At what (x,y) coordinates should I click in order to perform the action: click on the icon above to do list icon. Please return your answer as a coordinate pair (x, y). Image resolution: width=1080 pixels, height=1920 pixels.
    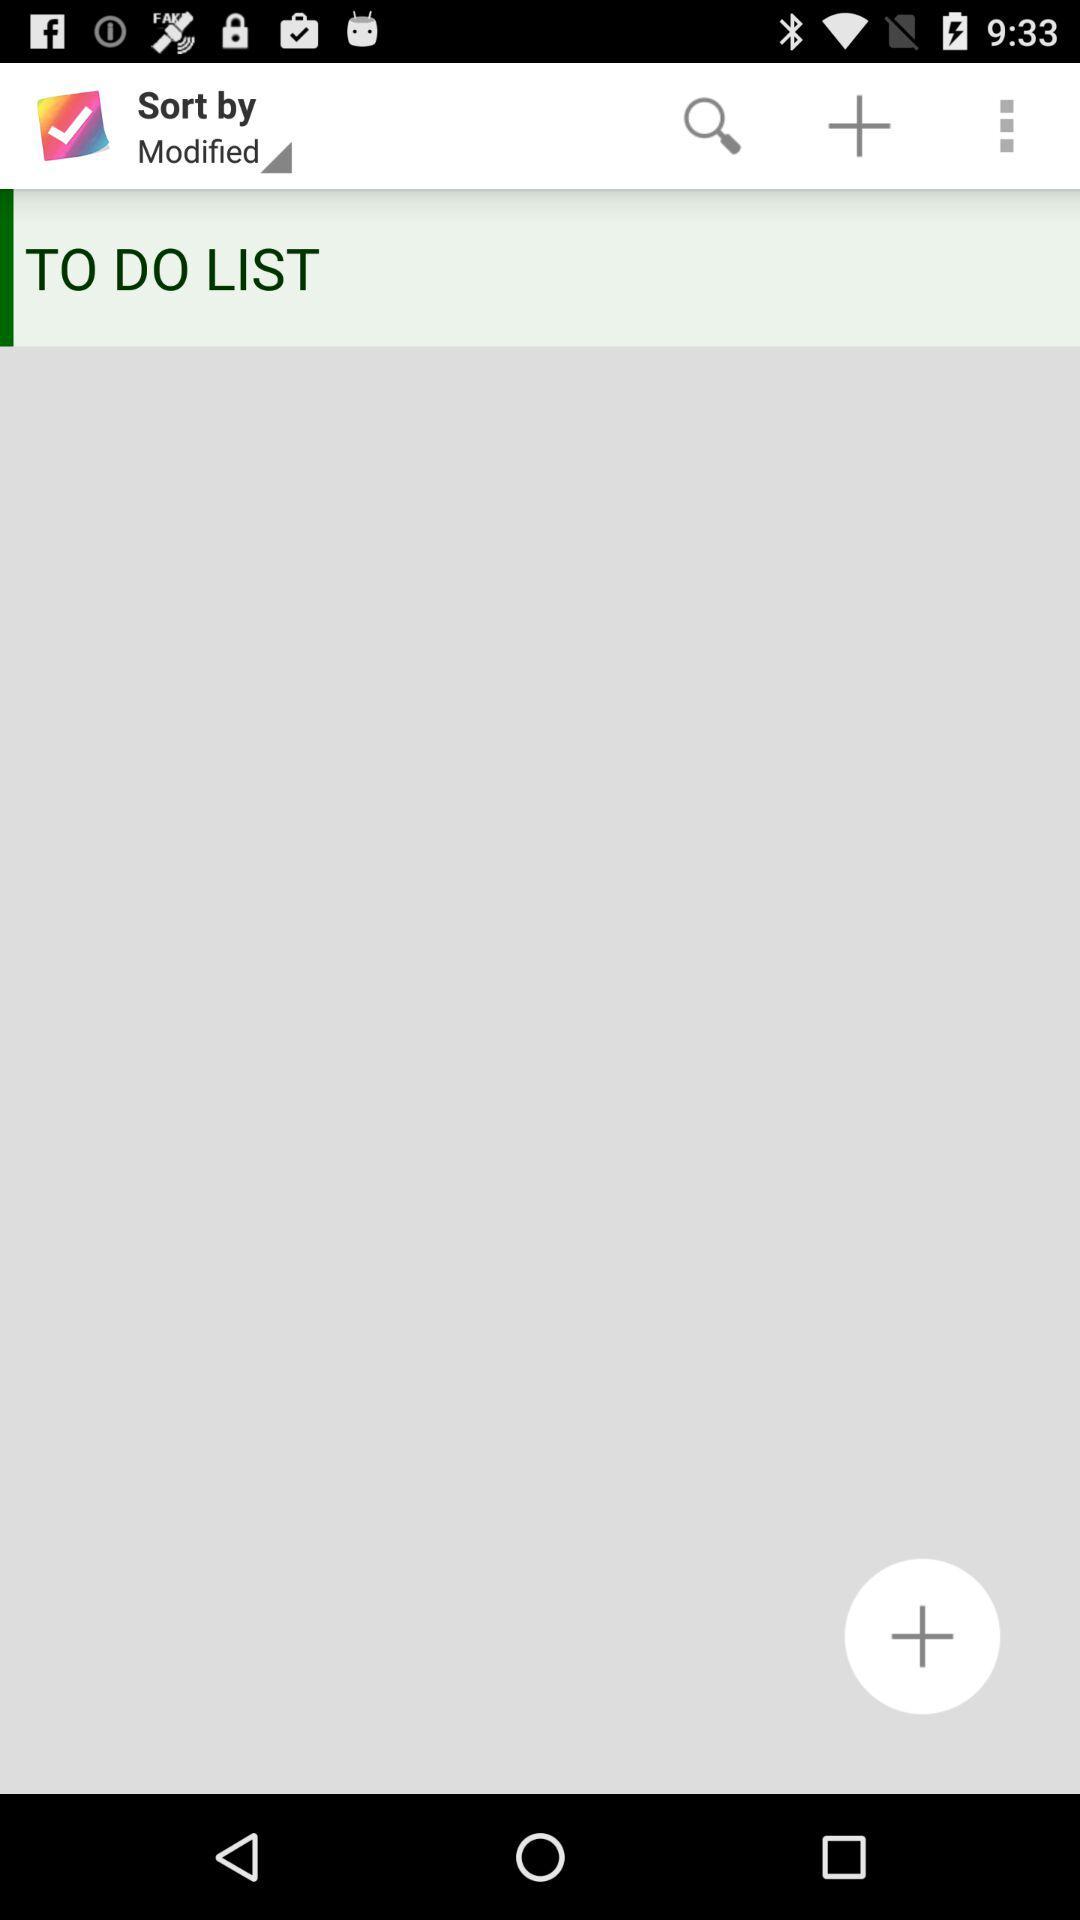
    Looking at the image, I should click on (711, 124).